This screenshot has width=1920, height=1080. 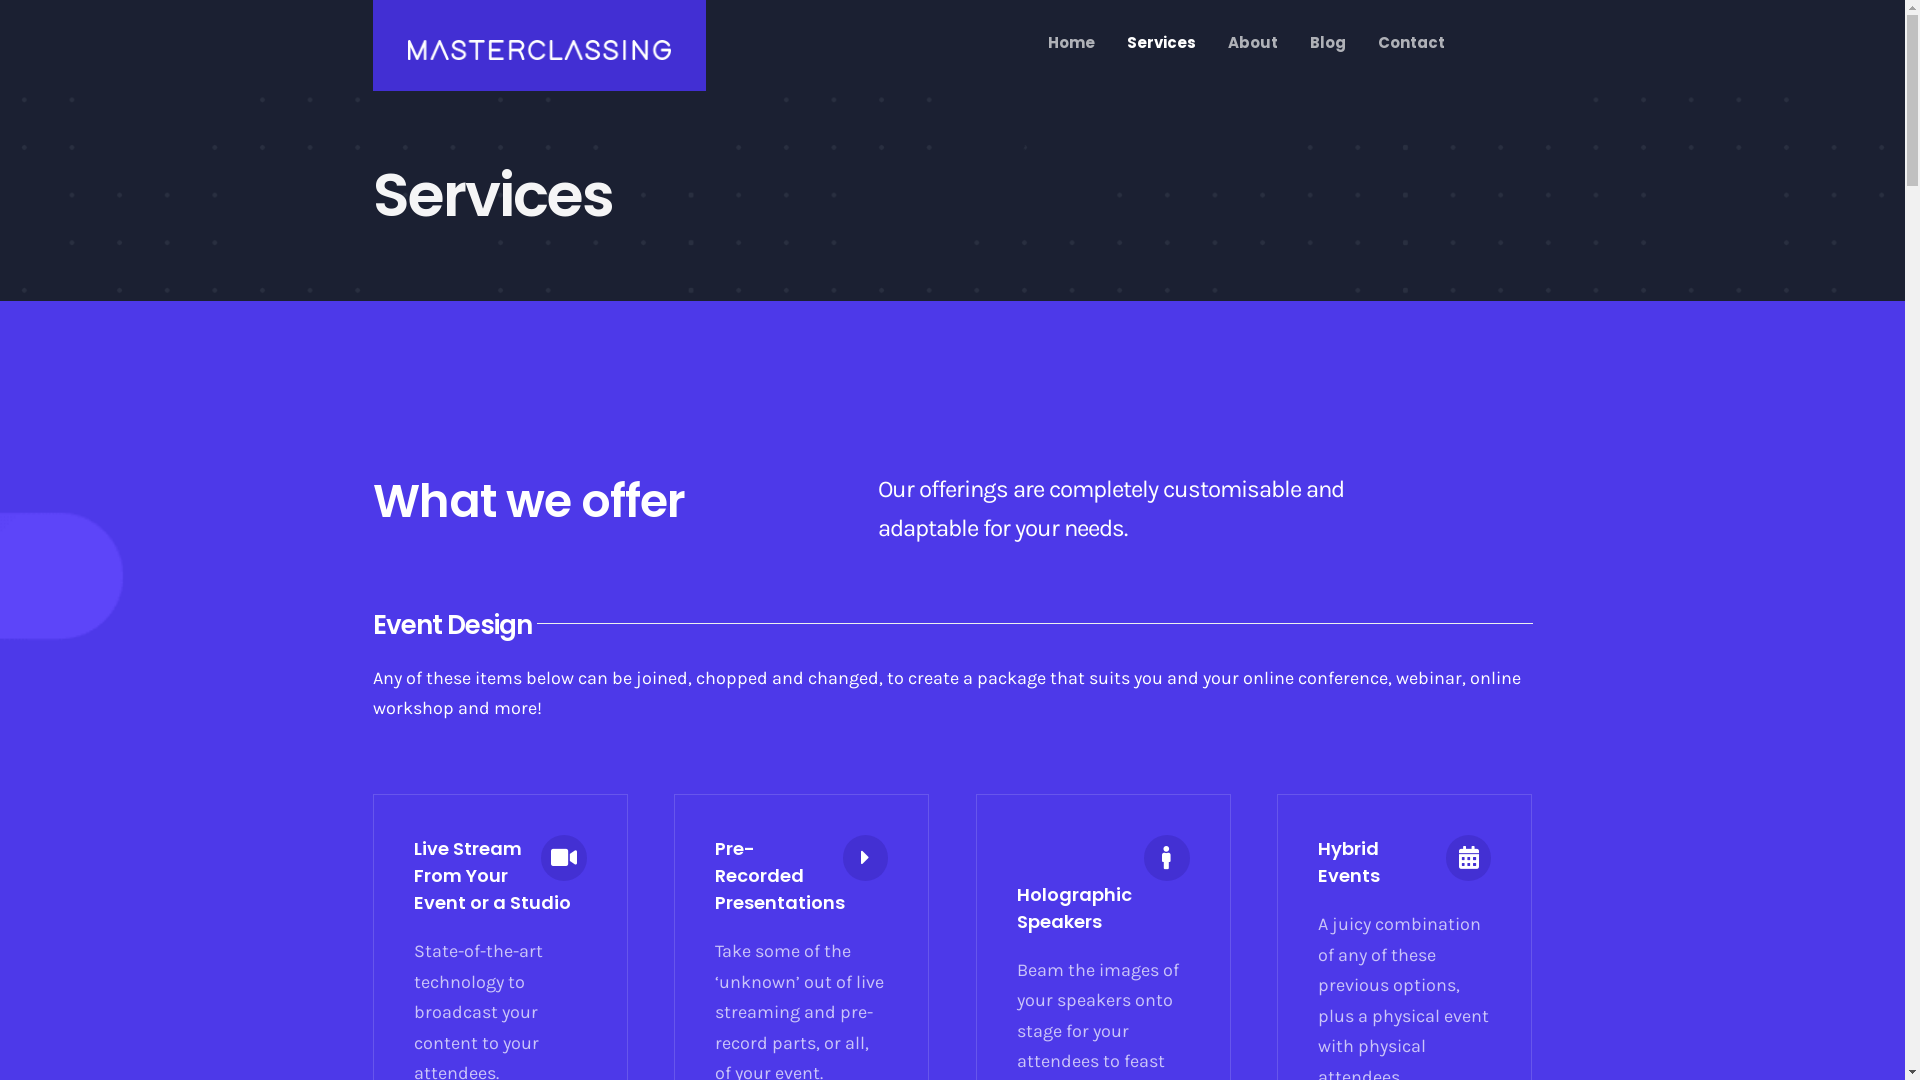 I want to click on 'Home', so click(x=1070, y=42).